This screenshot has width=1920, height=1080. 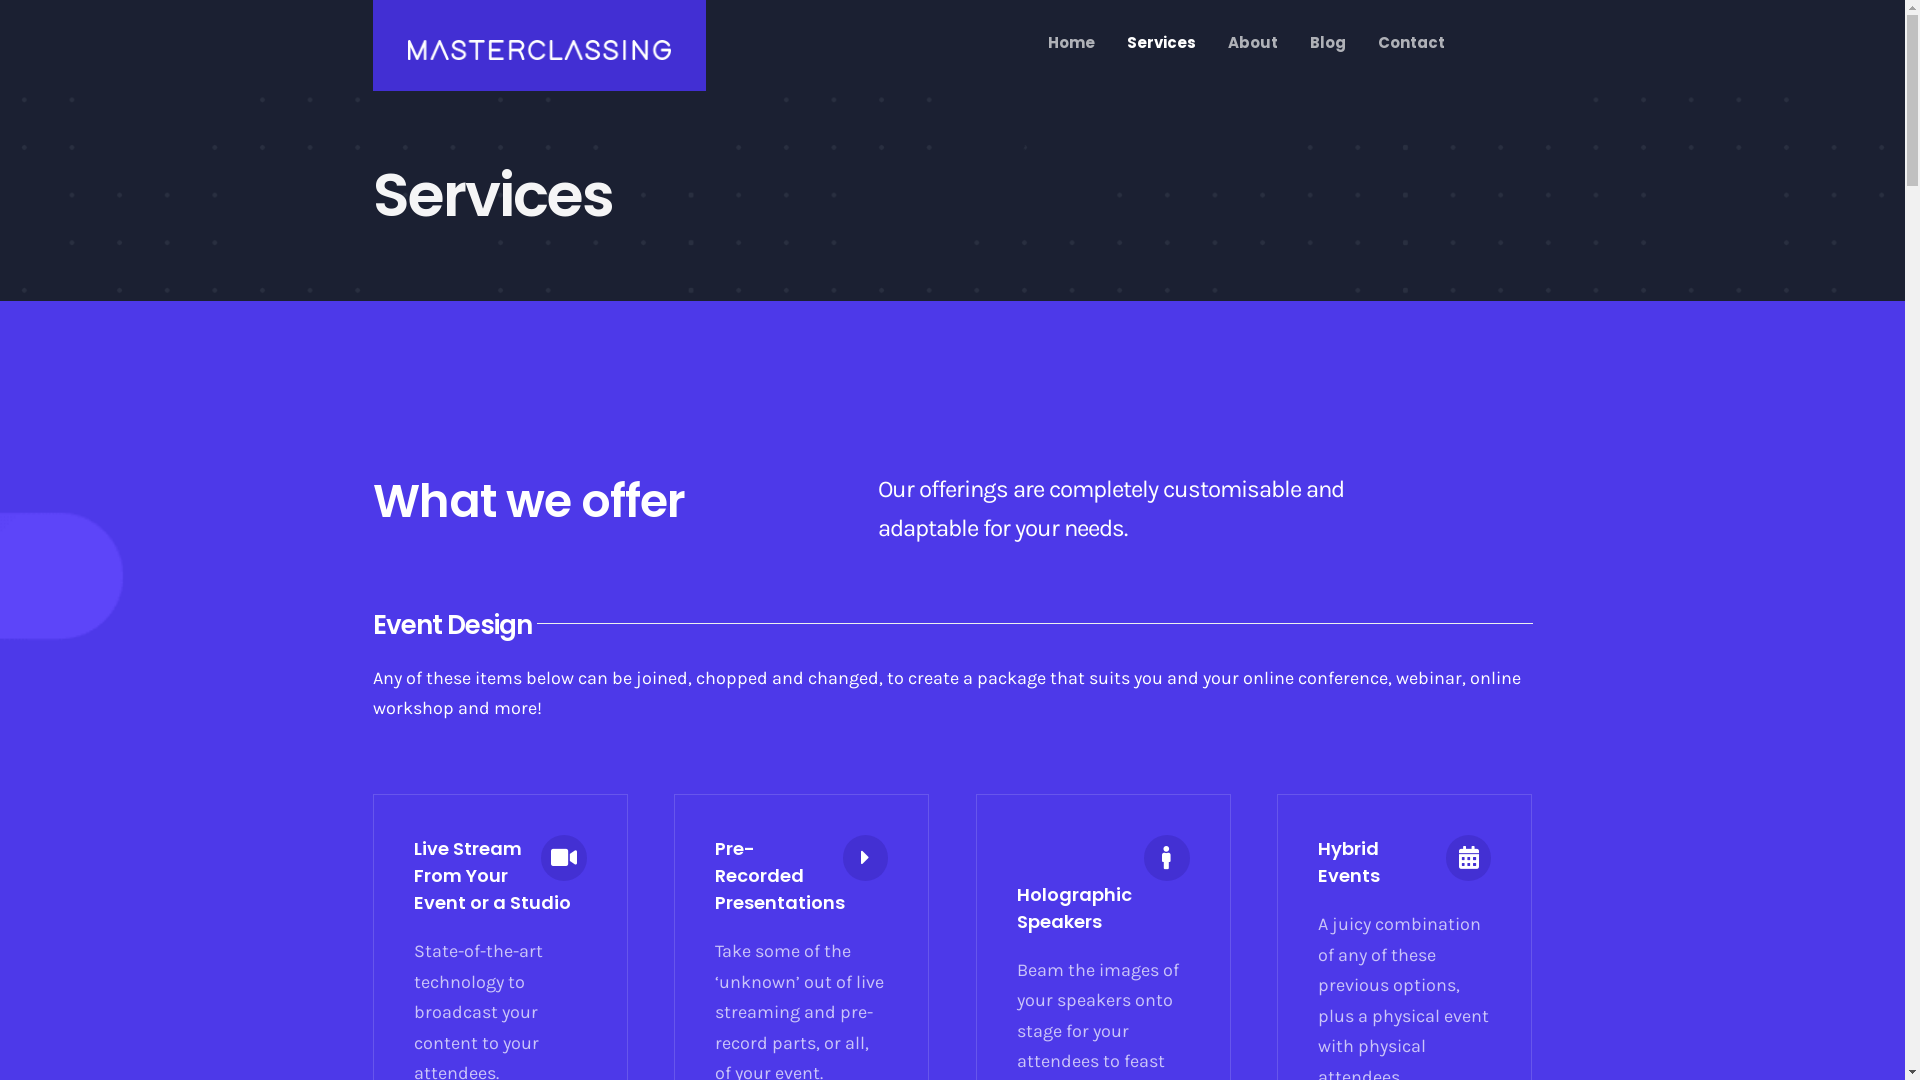 I want to click on 'Home', so click(x=1070, y=42).